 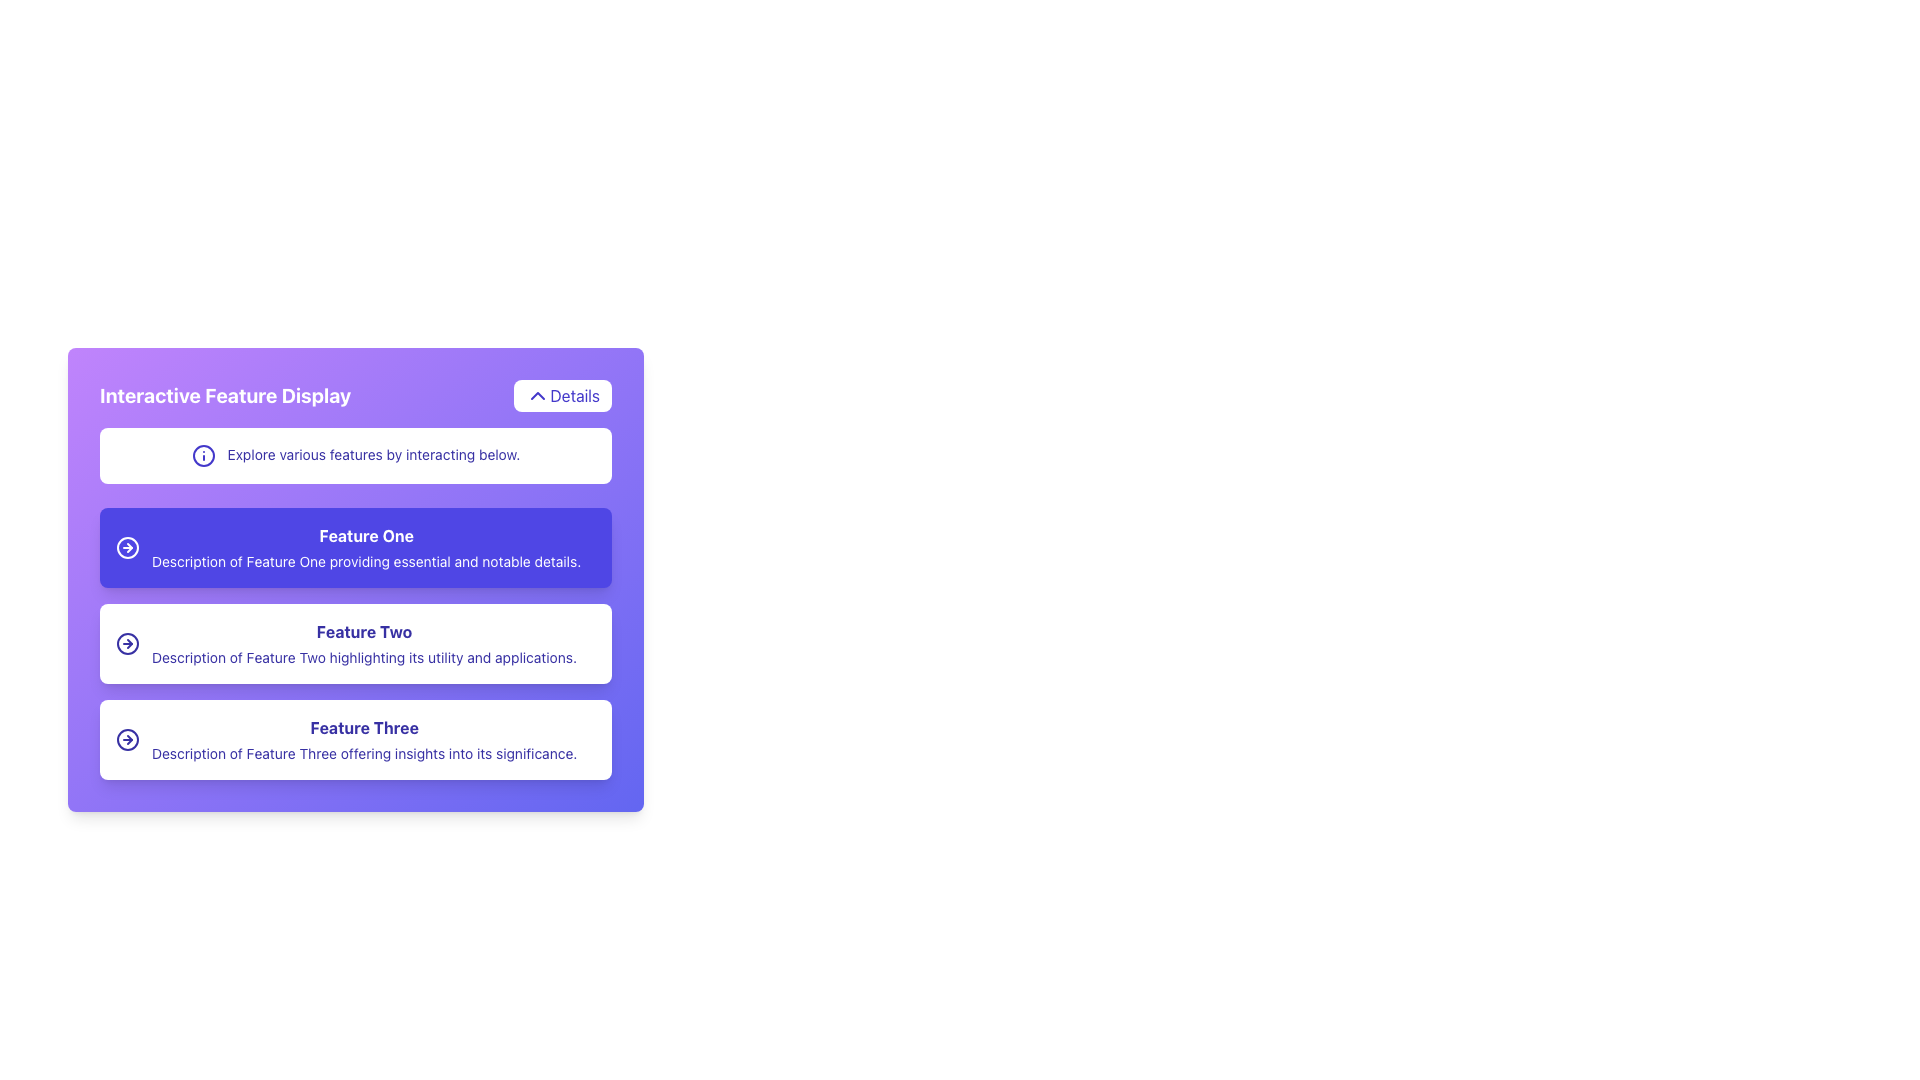 What do you see at coordinates (364, 658) in the screenshot?
I see `text that elaborates on the utility and applications of 'Feature Two', located below the bolded title 'Feature Two' in the central column of the interface` at bounding box center [364, 658].